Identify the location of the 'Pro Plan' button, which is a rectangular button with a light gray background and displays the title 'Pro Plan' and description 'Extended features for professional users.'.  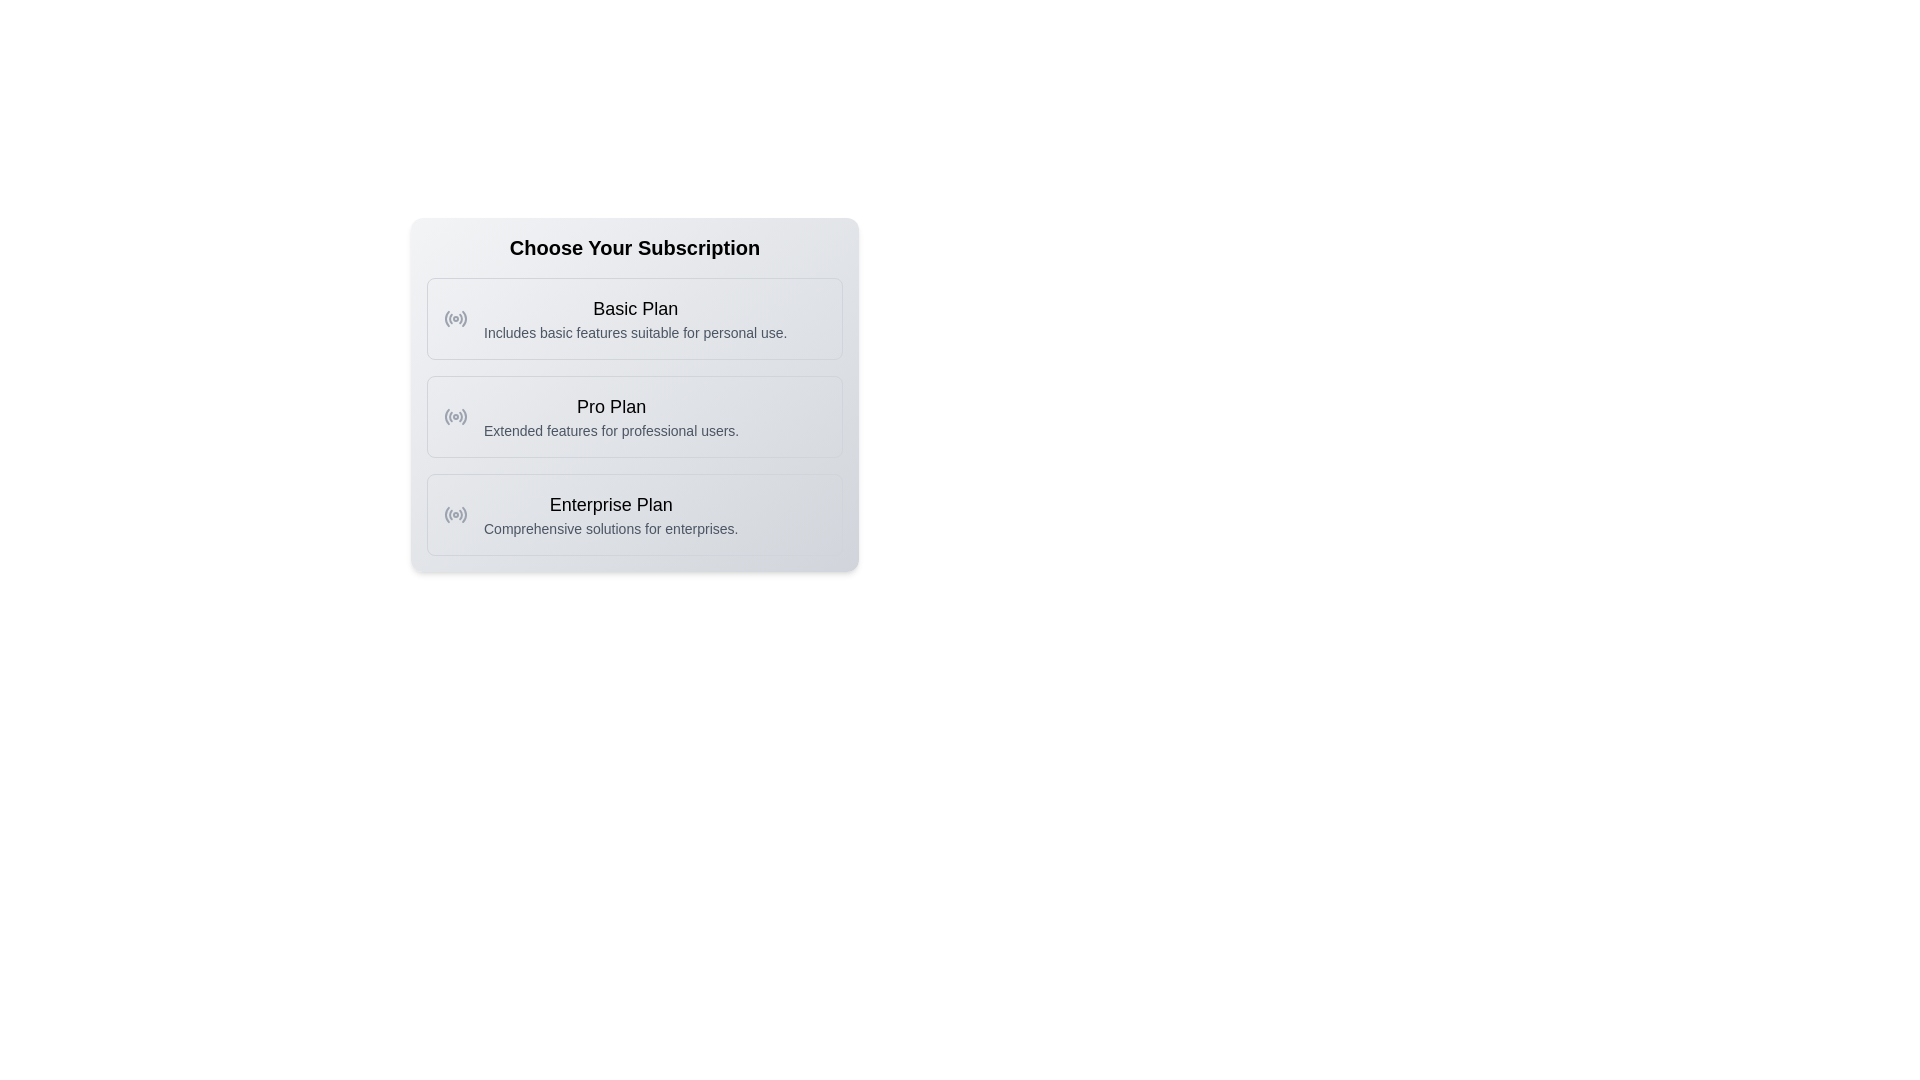
(633, 415).